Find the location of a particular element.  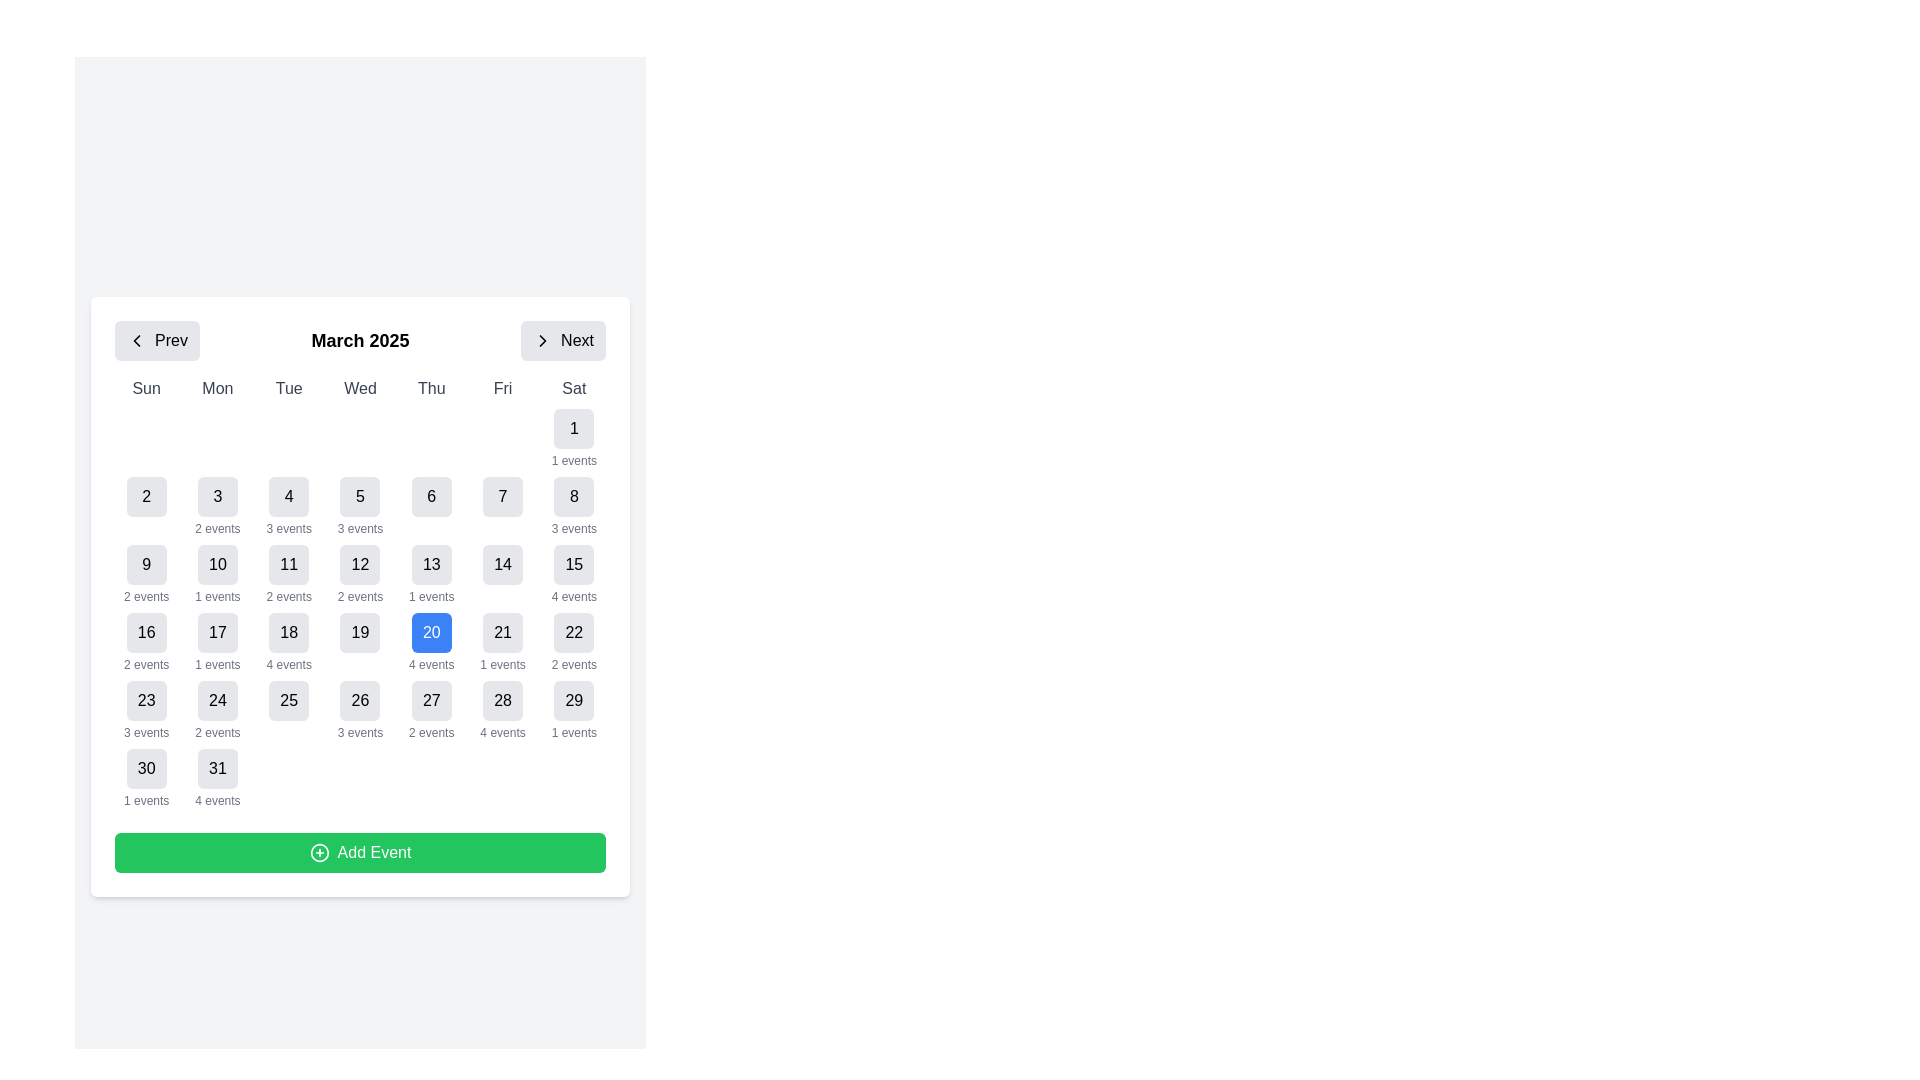

the text label displaying '4 events', which is styled in a small, gray font, located below the circular element with the number '18' in the date cell for the 18th date of the calendar is located at coordinates (288, 664).